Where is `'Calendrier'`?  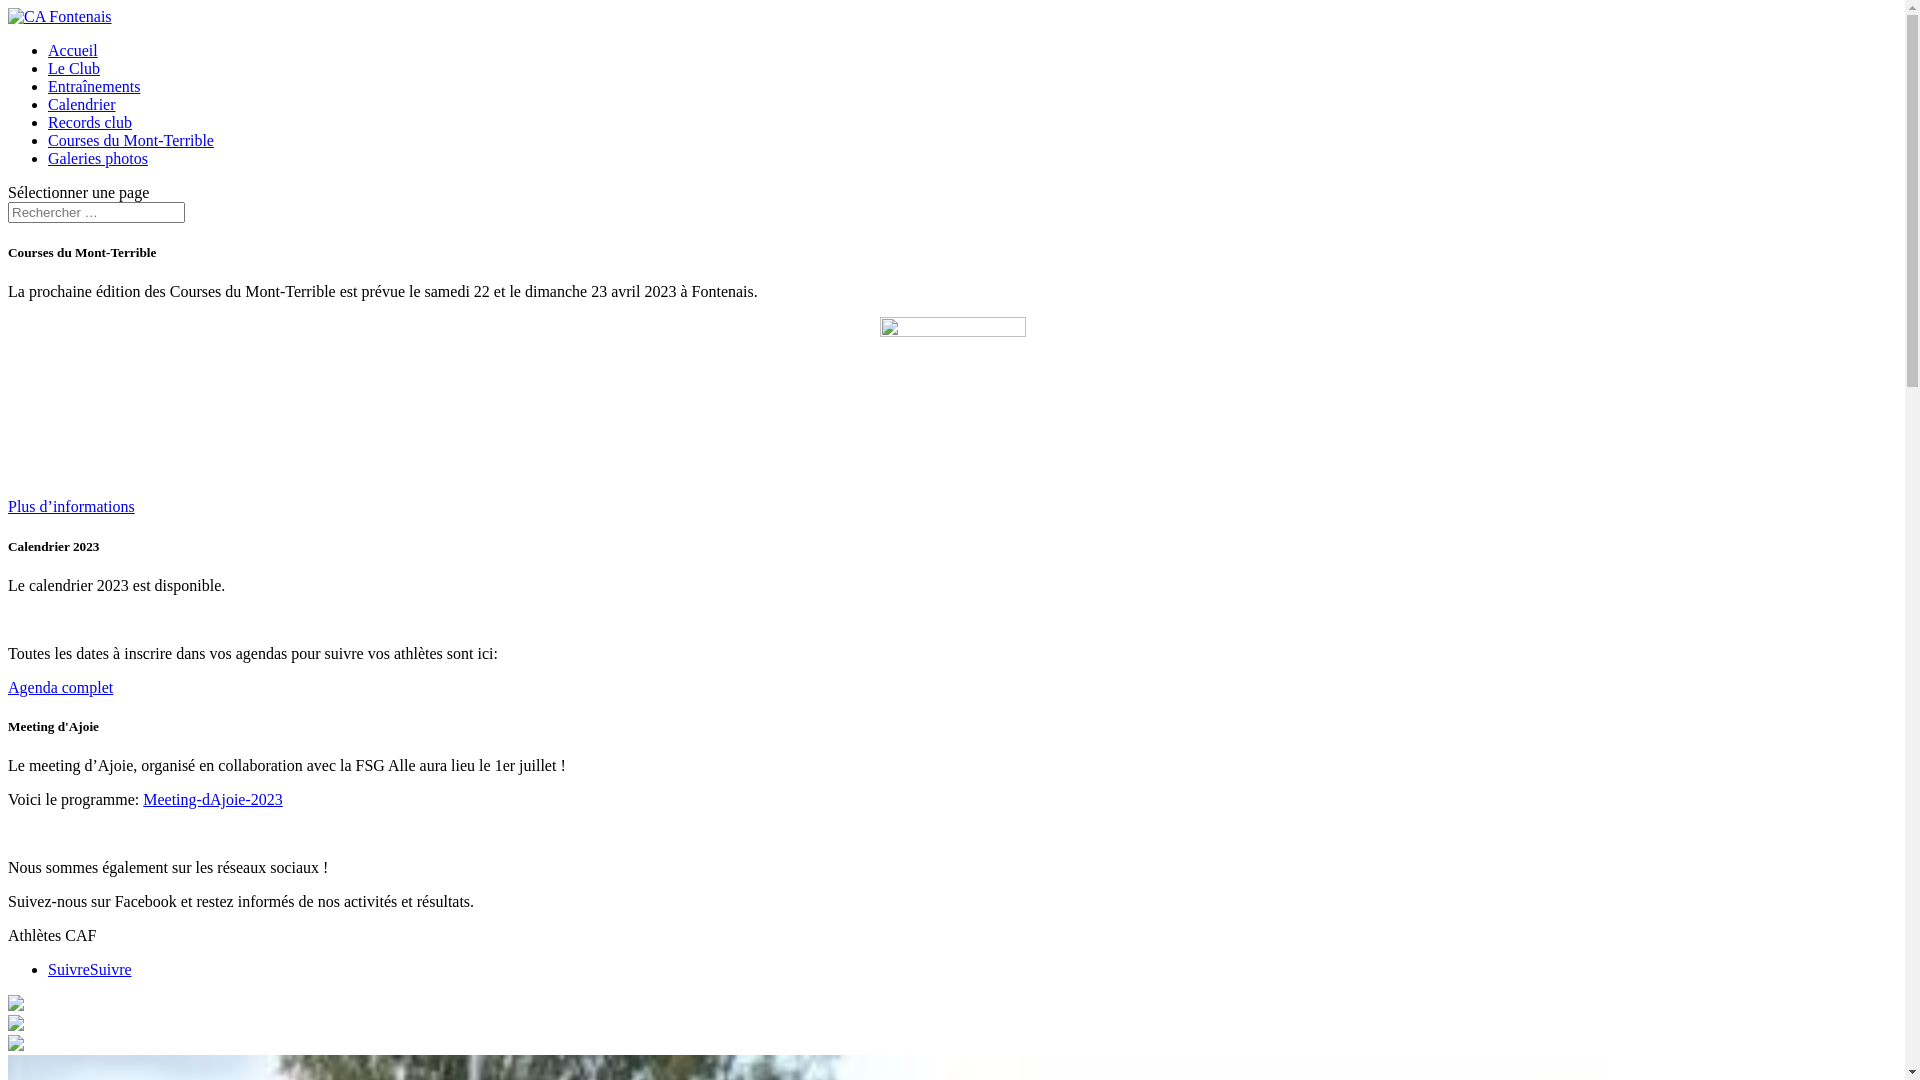 'Calendrier' is located at coordinates (48, 104).